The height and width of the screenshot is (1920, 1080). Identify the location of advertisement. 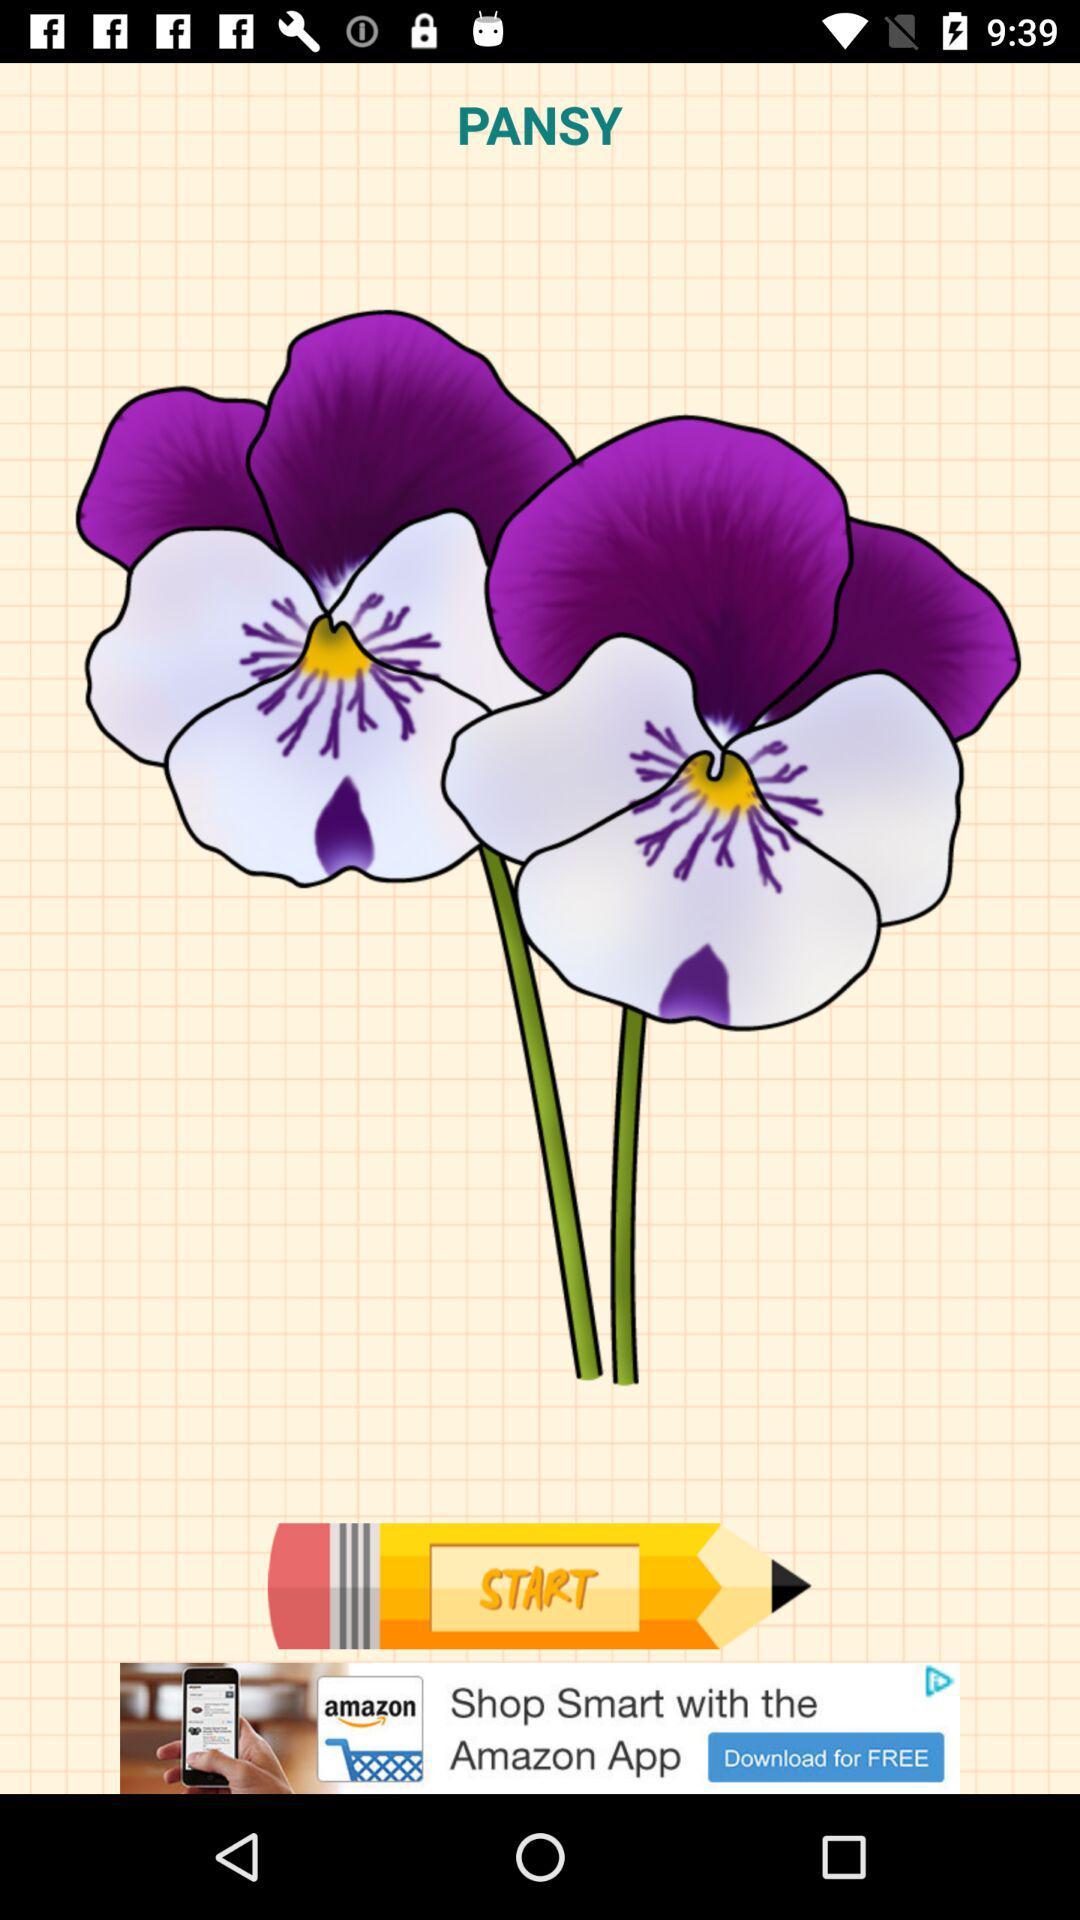
(540, 1727).